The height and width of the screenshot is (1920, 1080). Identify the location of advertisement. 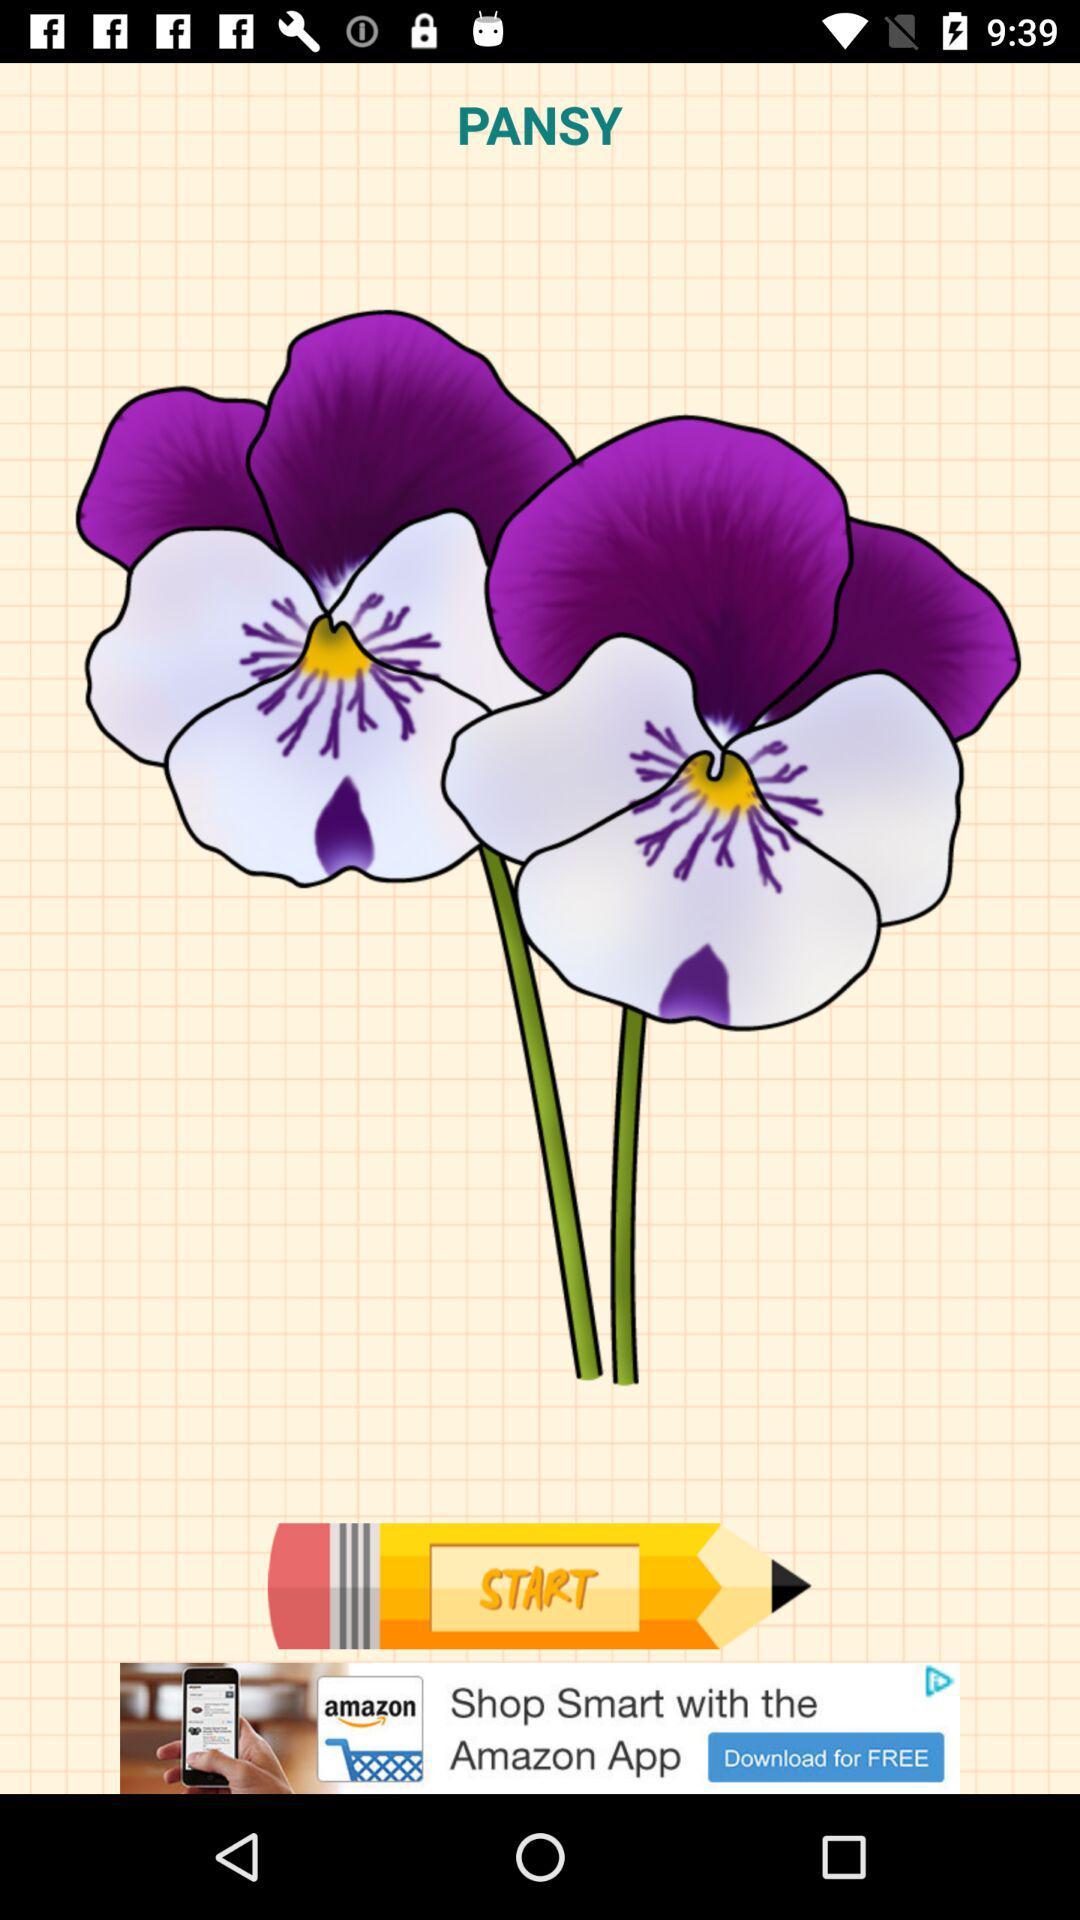
(540, 1727).